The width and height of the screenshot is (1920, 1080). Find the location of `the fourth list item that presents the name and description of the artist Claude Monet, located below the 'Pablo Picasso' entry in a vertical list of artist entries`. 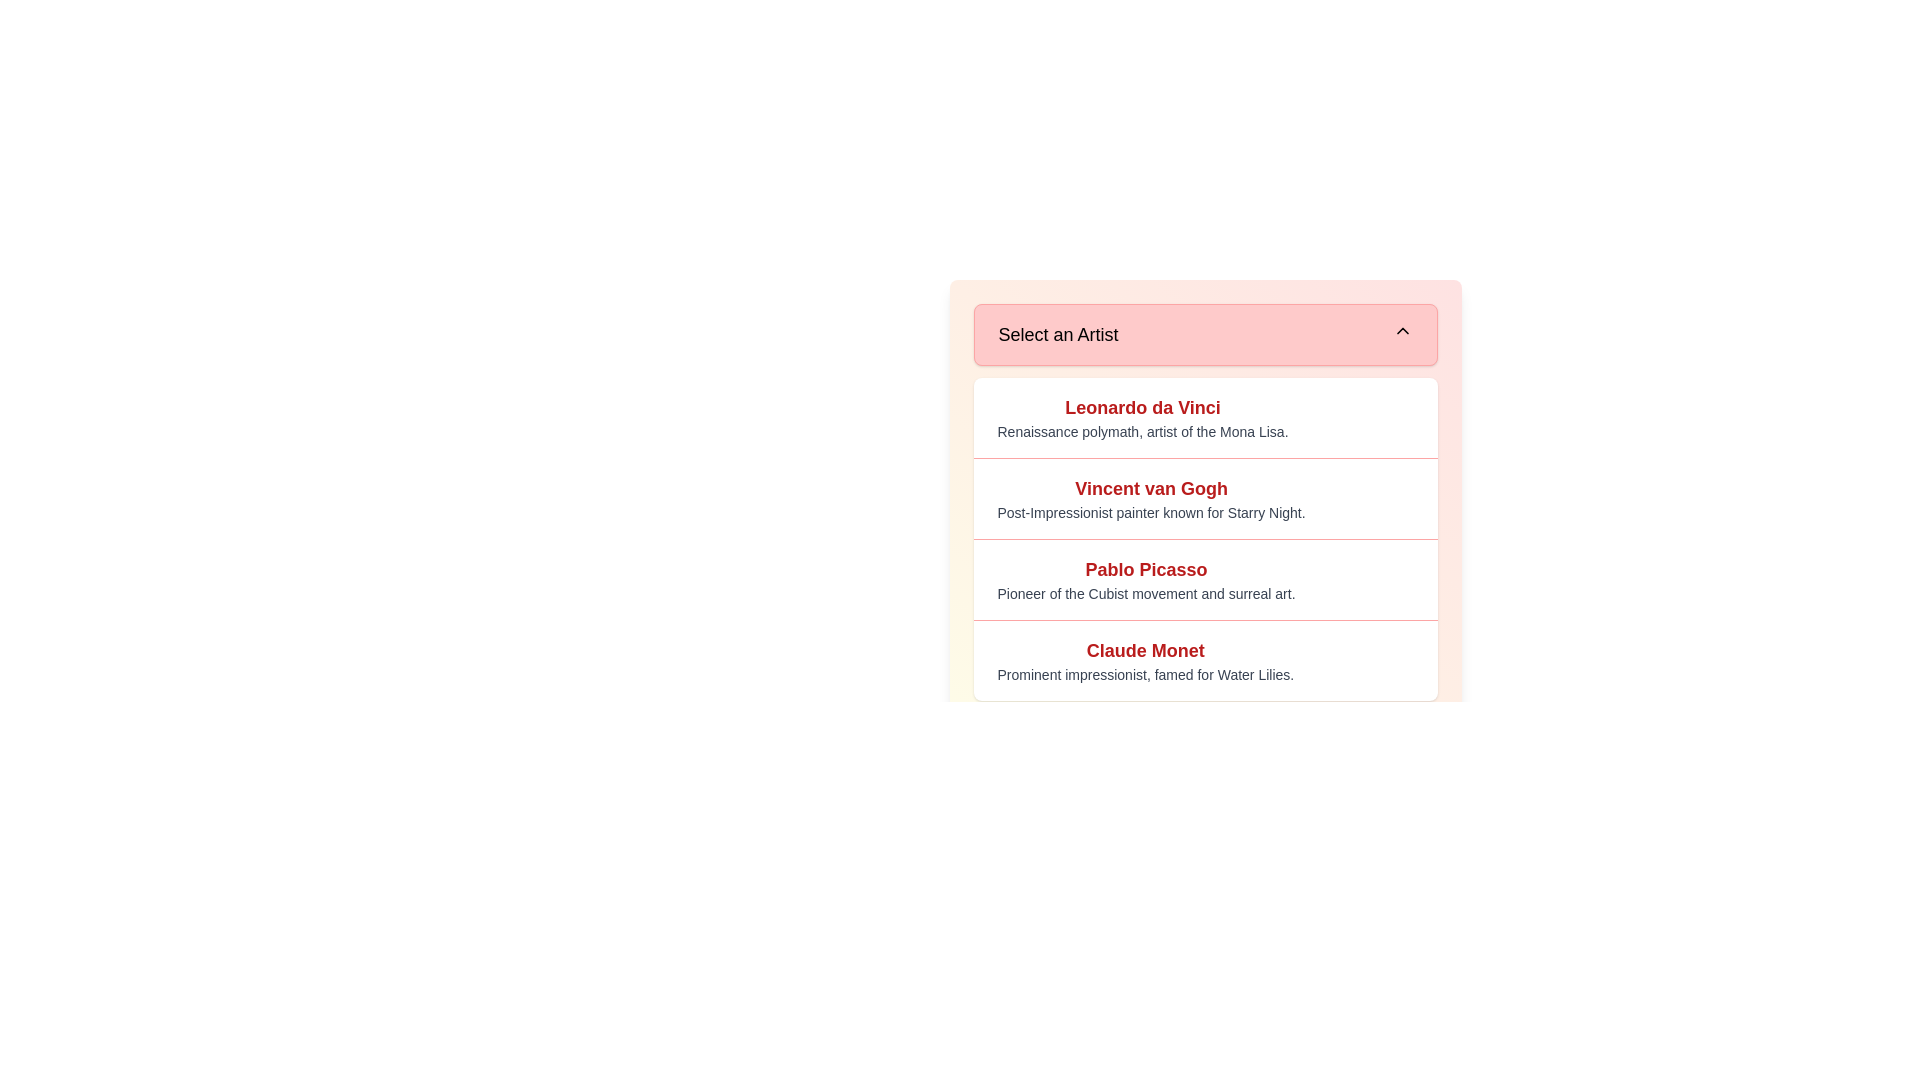

the fourth list item that presents the name and description of the artist Claude Monet, located below the 'Pablo Picasso' entry in a vertical list of artist entries is located at coordinates (1204, 660).